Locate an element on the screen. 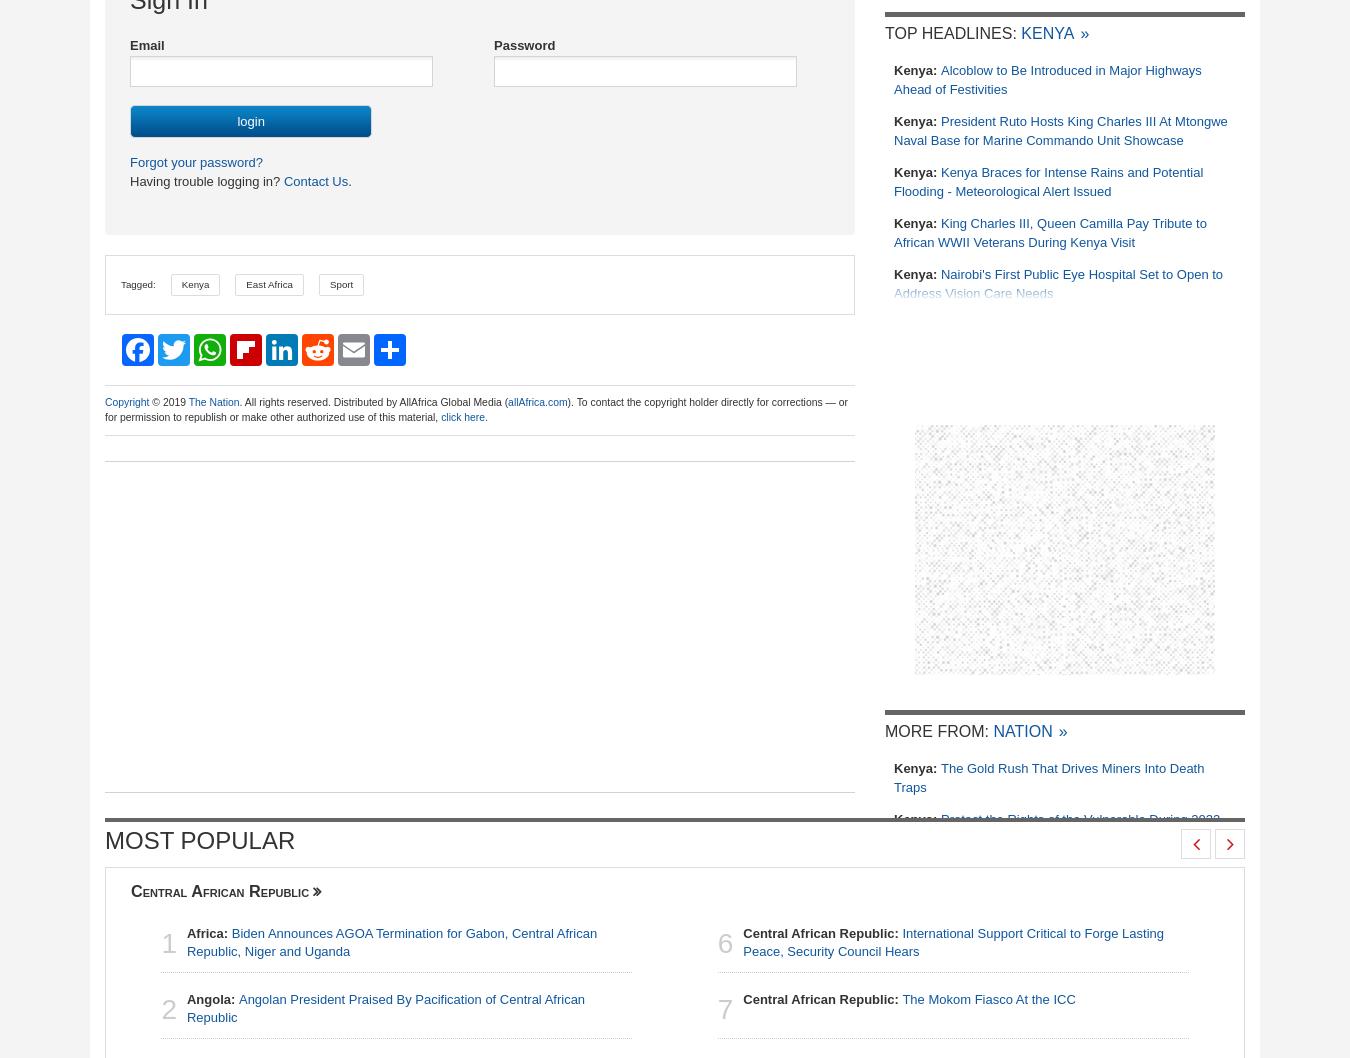  'click here.' is located at coordinates (441, 416).